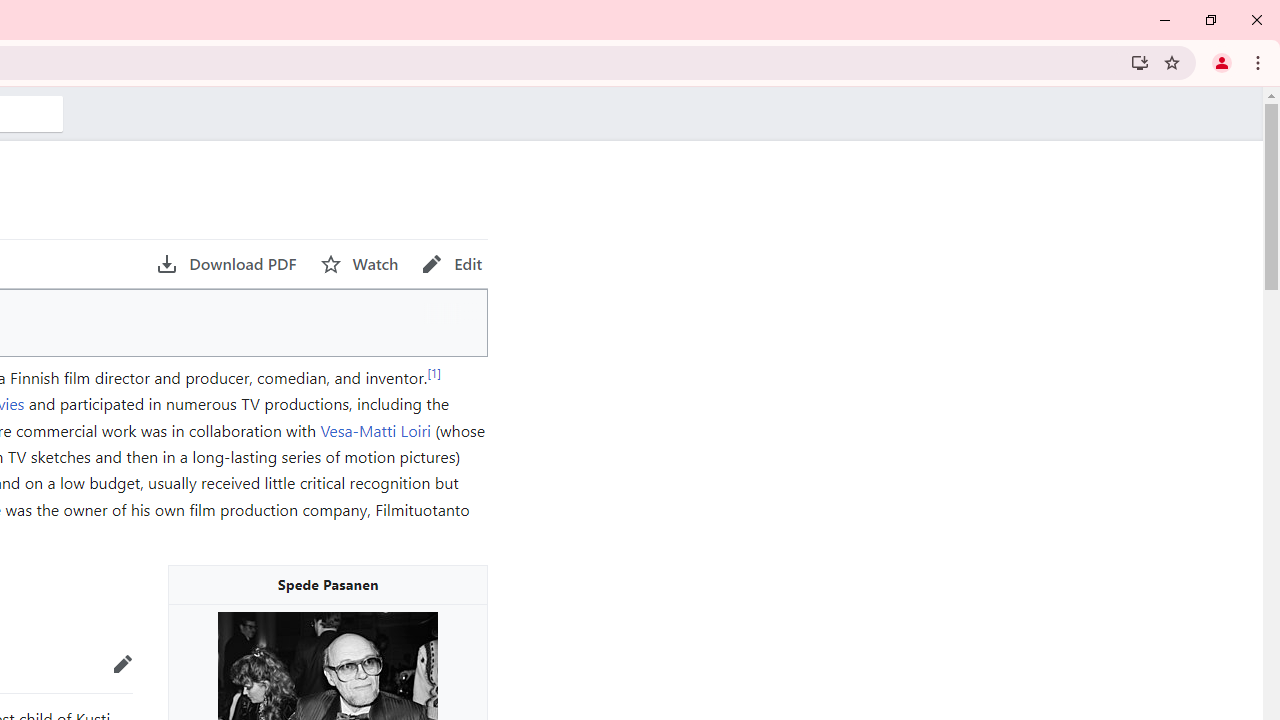 Image resolution: width=1280 pixels, height=720 pixels. I want to click on 'AutomationID: page-actions-watch', so click(359, 263).